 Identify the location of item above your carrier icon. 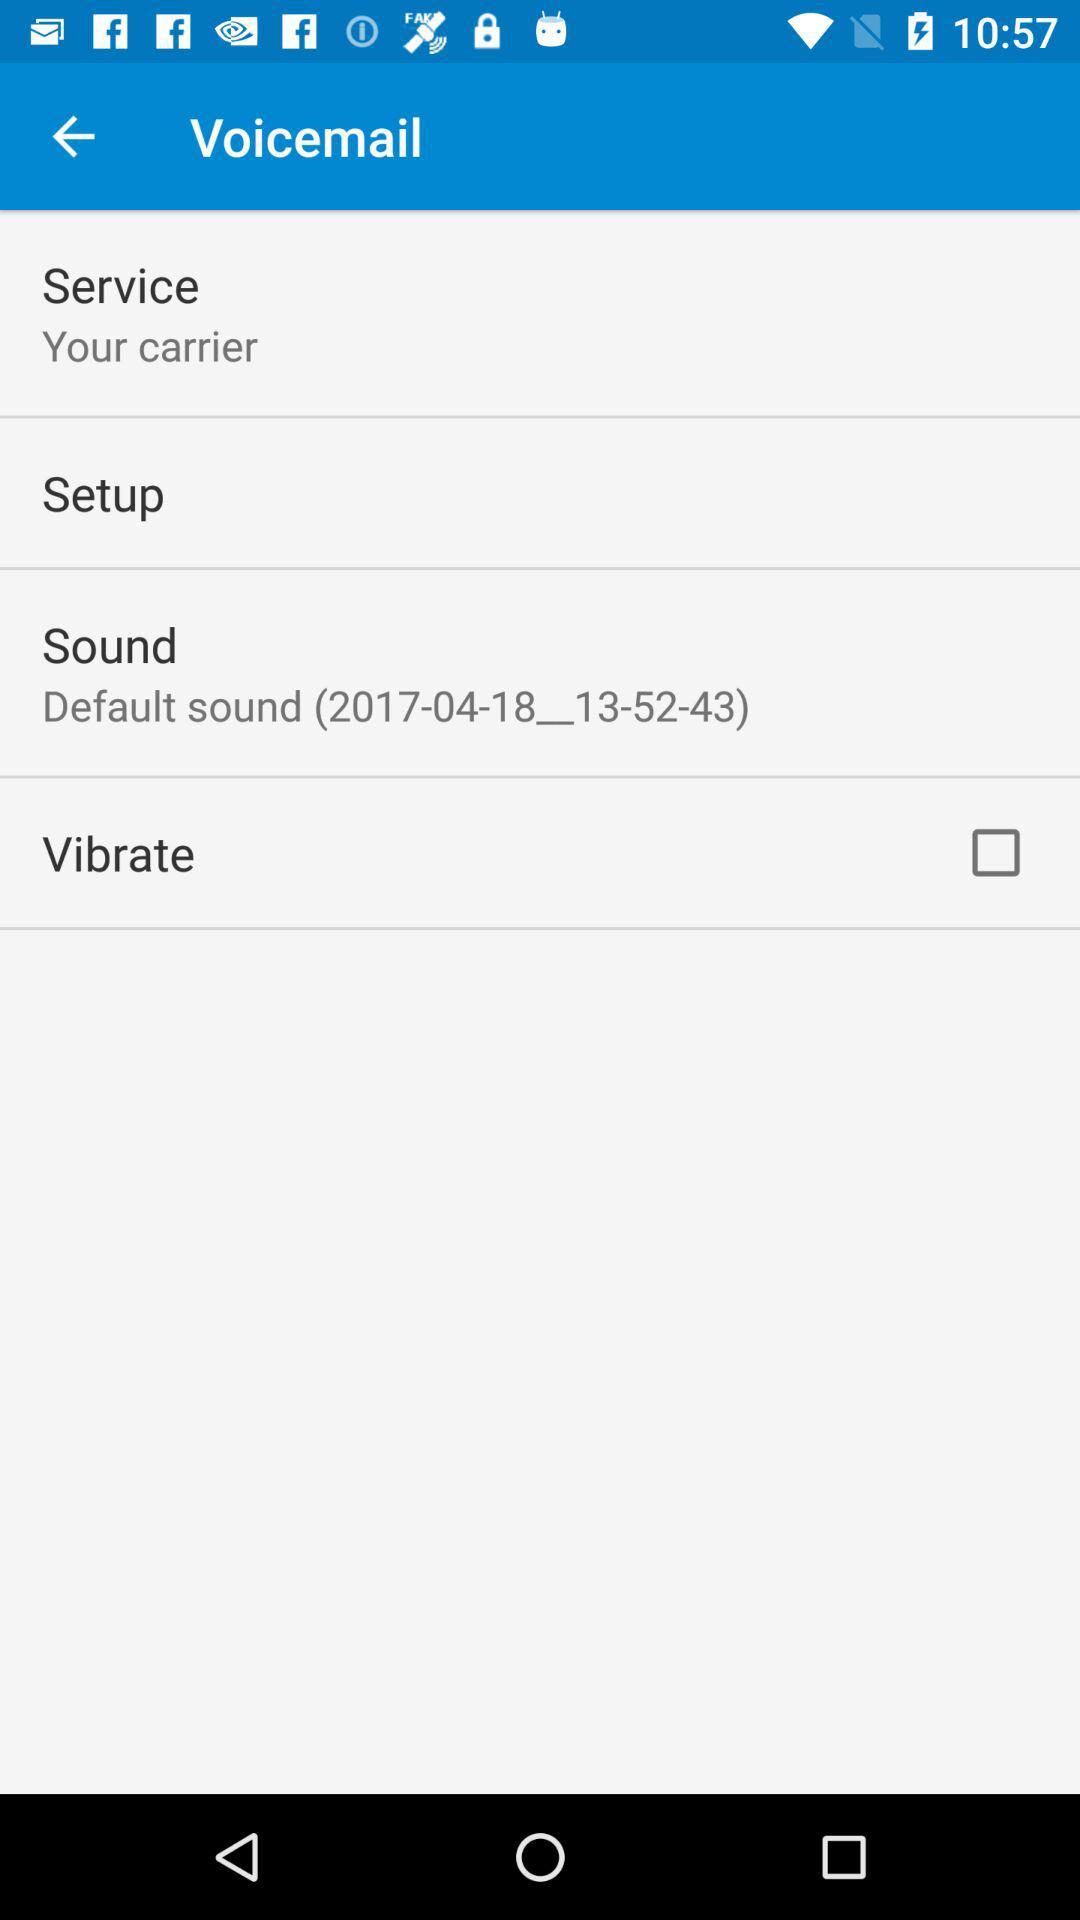
(120, 283).